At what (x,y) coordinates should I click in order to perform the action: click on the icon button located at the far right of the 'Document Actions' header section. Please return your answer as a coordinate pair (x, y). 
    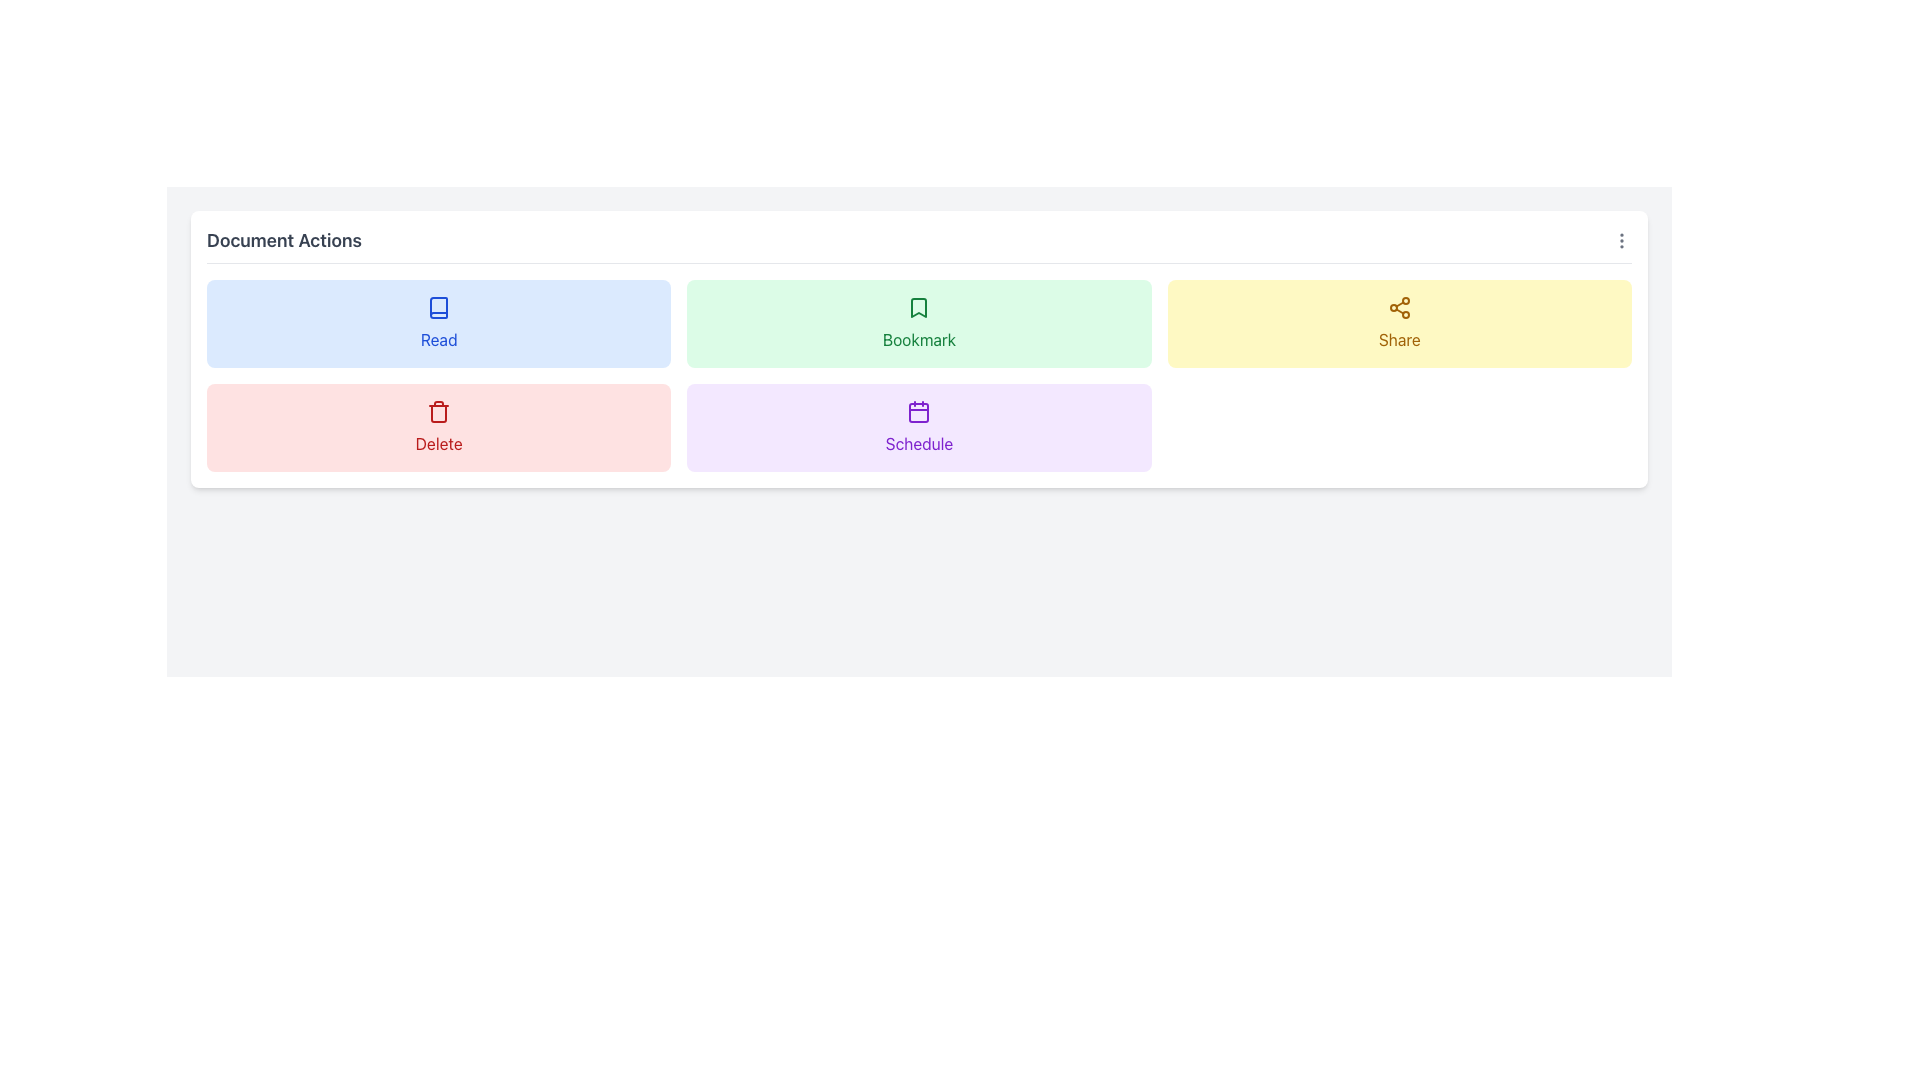
    Looking at the image, I should click on (1622, 239).